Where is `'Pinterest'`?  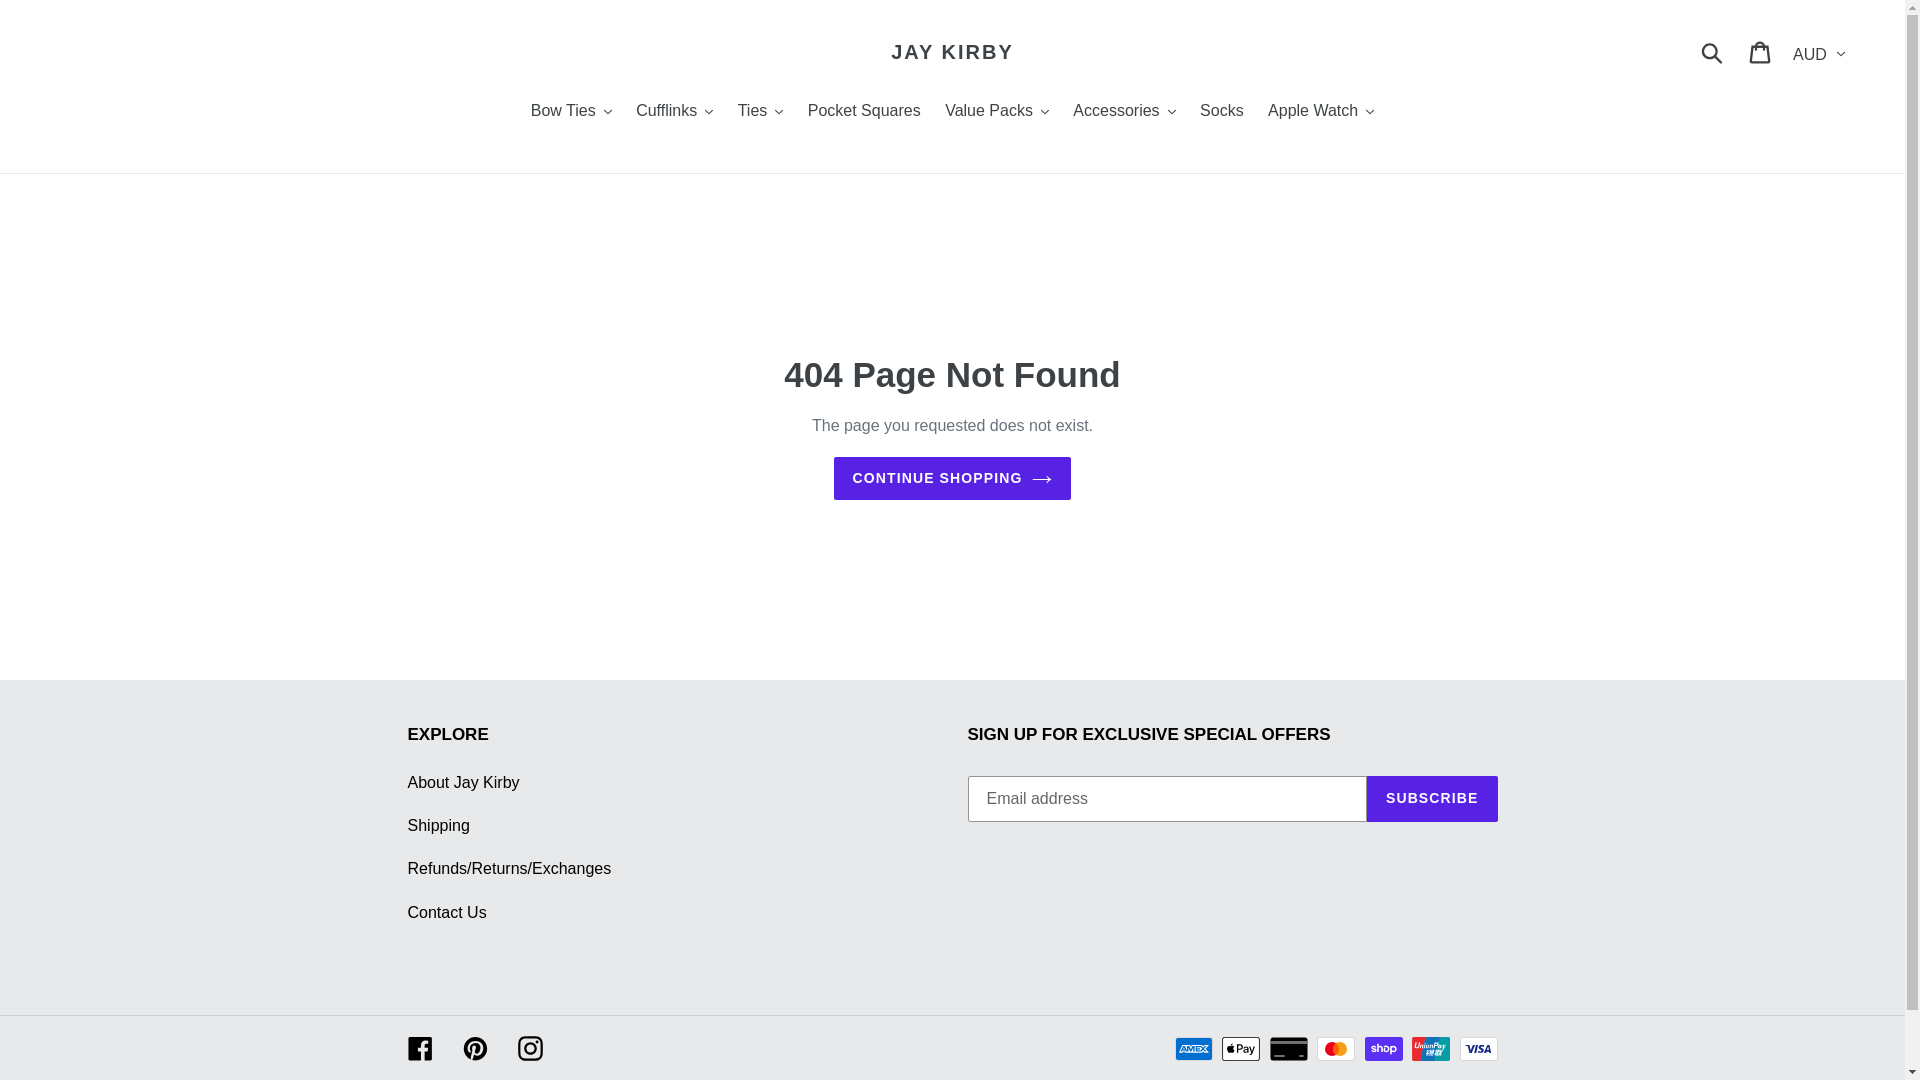 'Pinterest' is located at coordinates (473, 1047).